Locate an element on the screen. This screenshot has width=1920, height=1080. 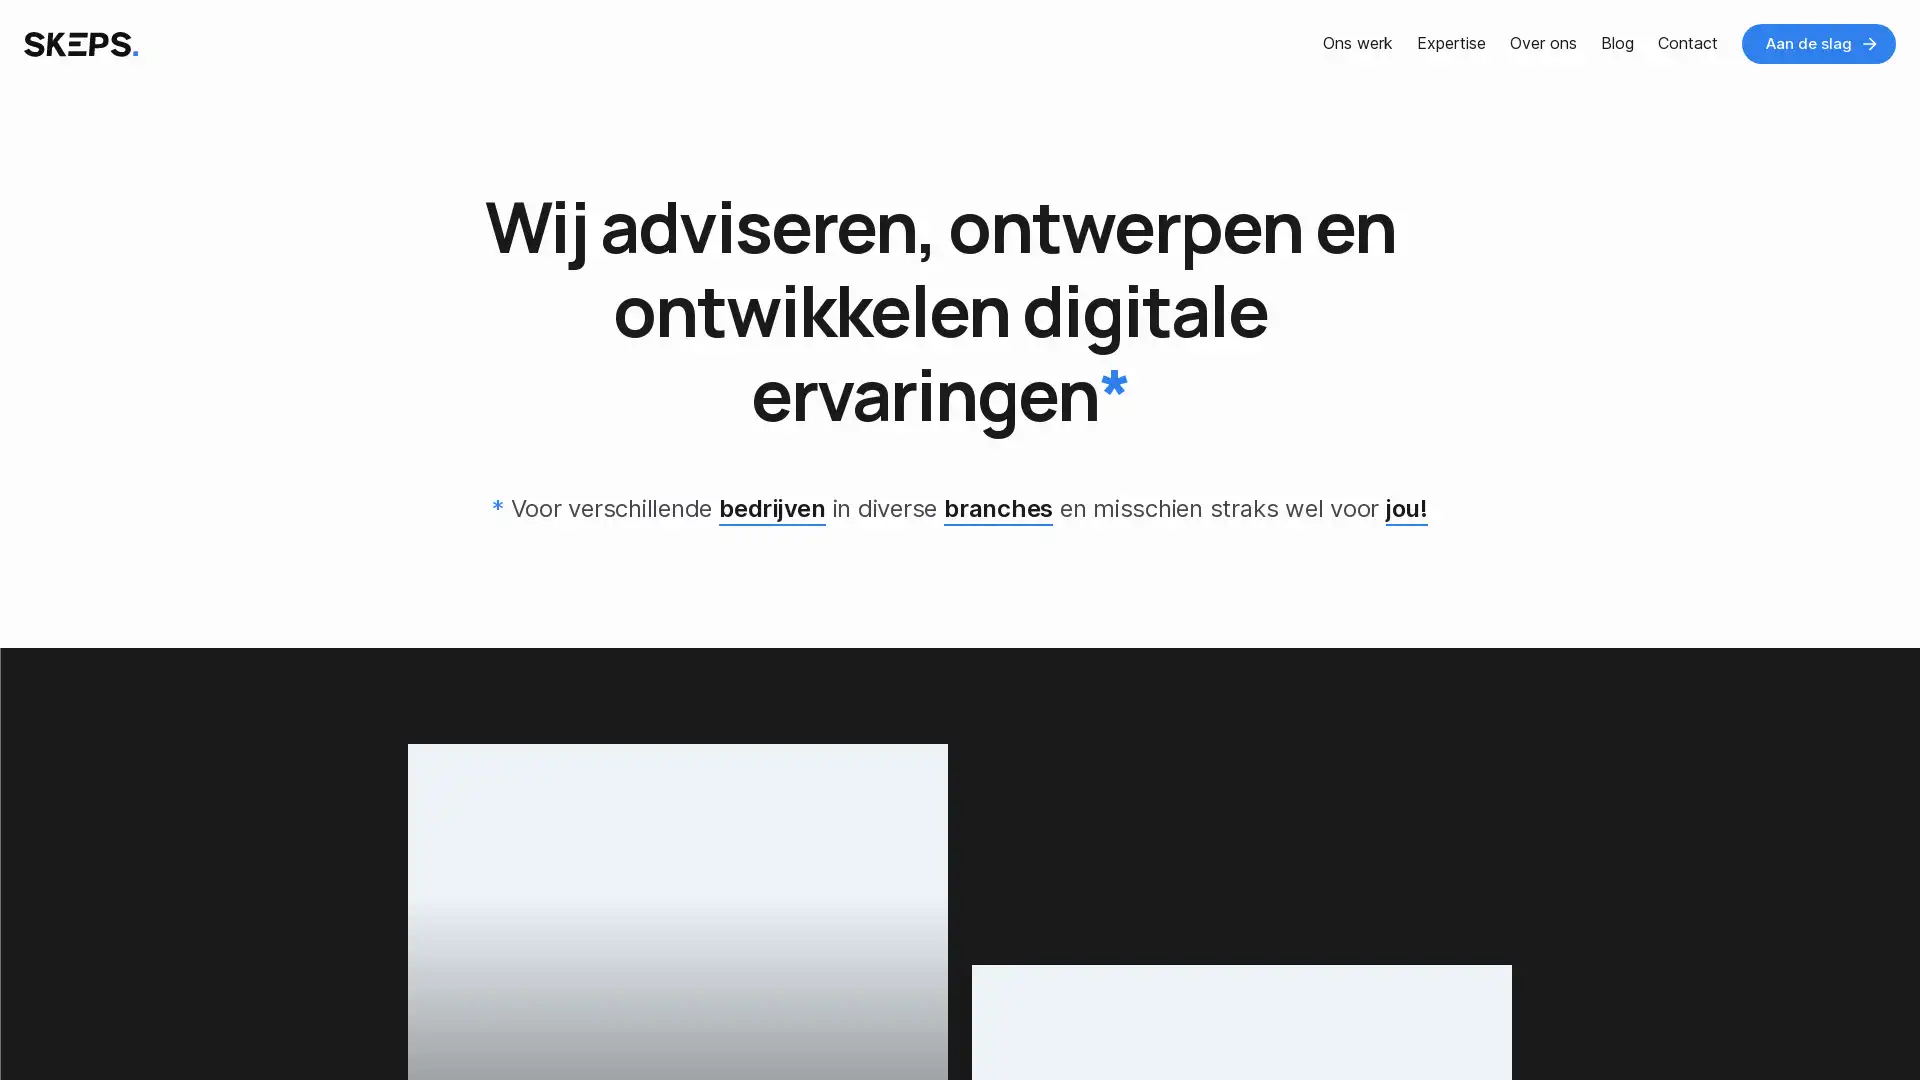
Alle cookies toestaan is located at coordinates (394, 1023).